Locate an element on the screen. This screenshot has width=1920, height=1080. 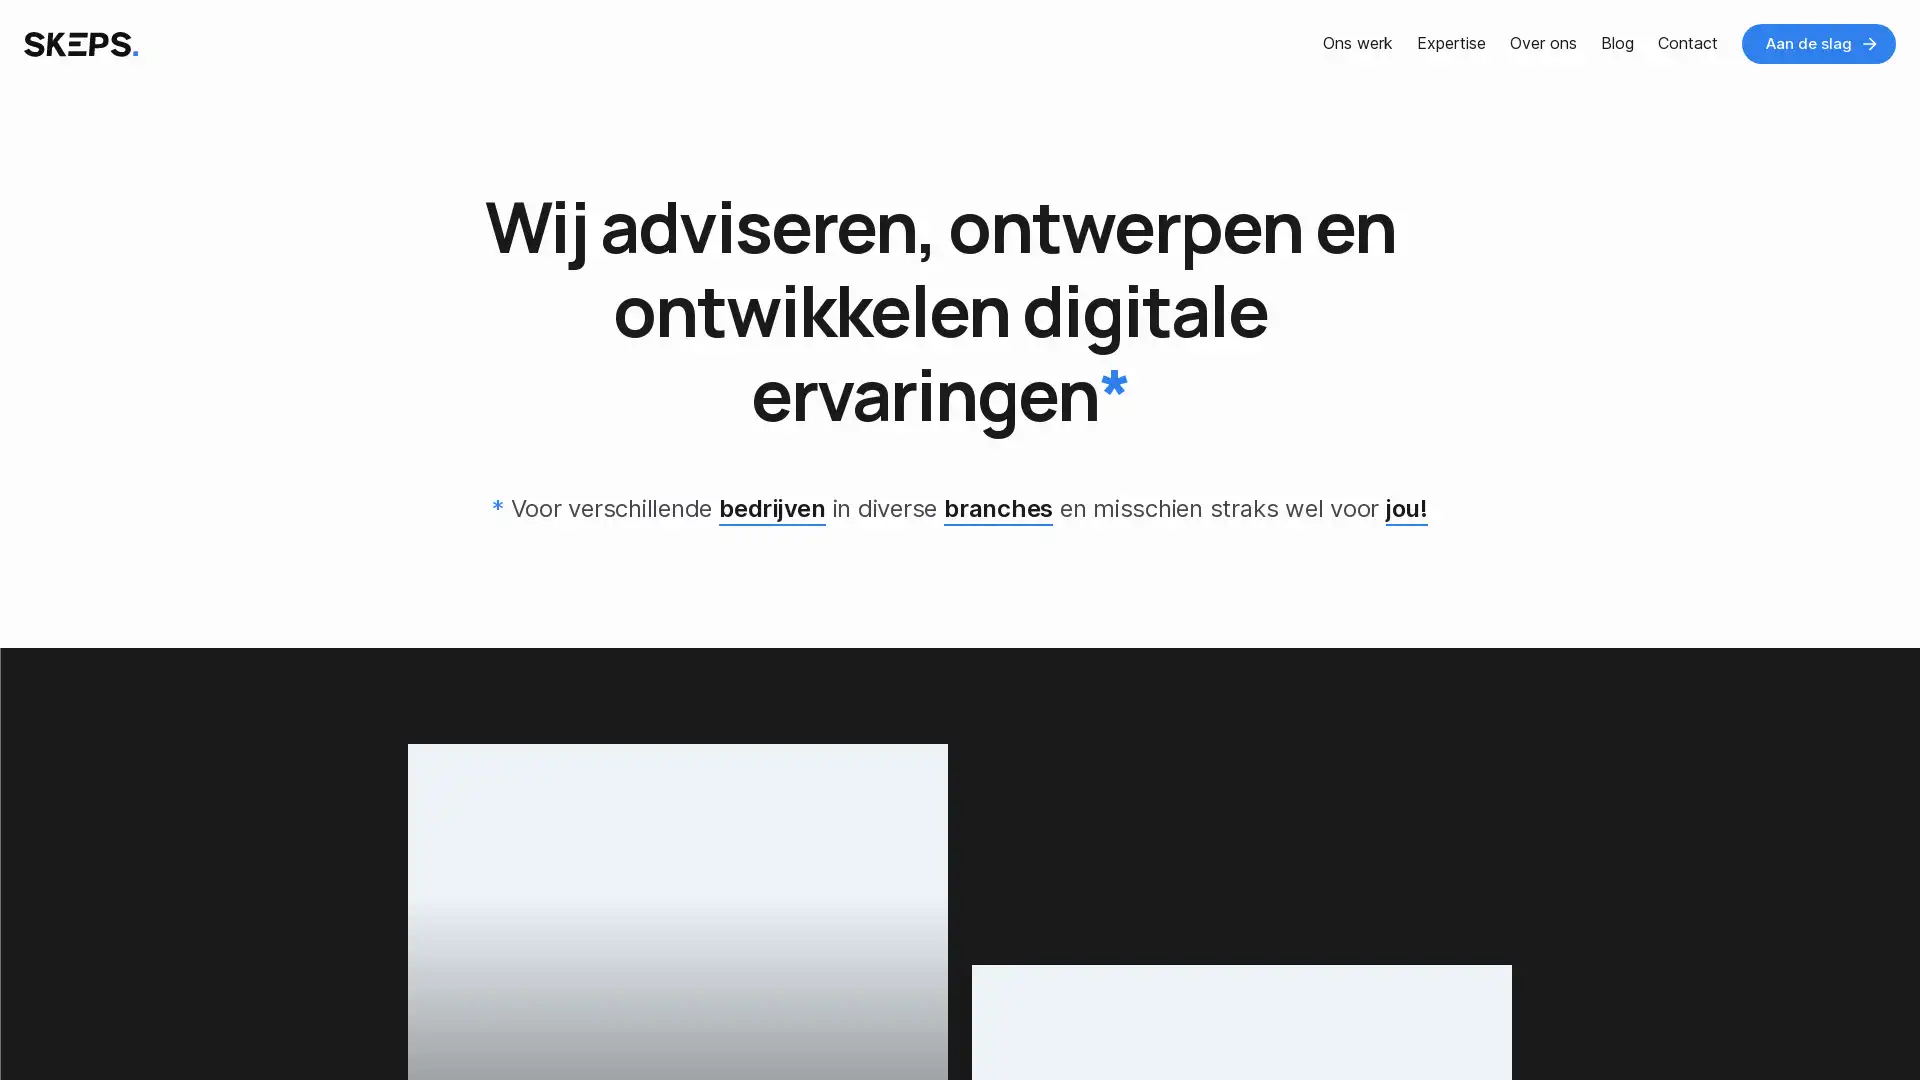
Alle cookies toestaan is located at coordinates (394, 1023).